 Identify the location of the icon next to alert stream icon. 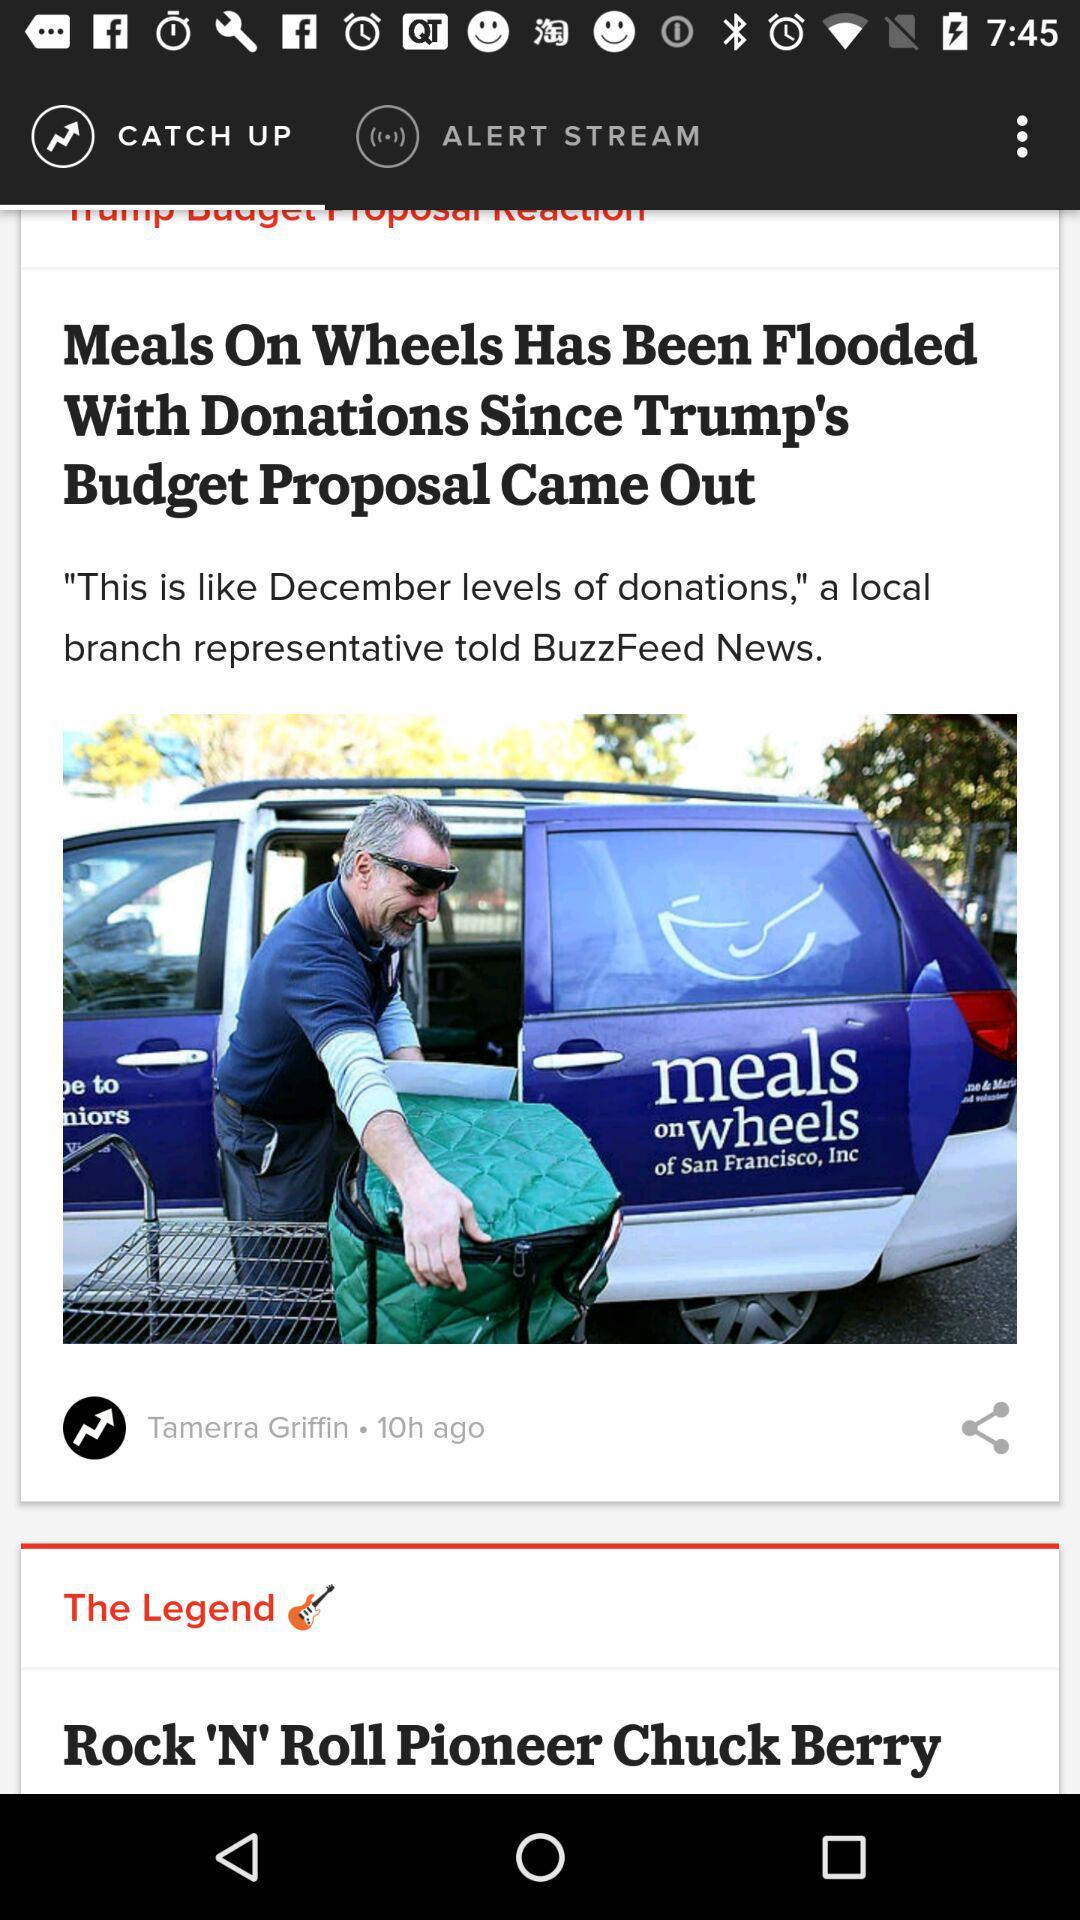
(1027, 135).